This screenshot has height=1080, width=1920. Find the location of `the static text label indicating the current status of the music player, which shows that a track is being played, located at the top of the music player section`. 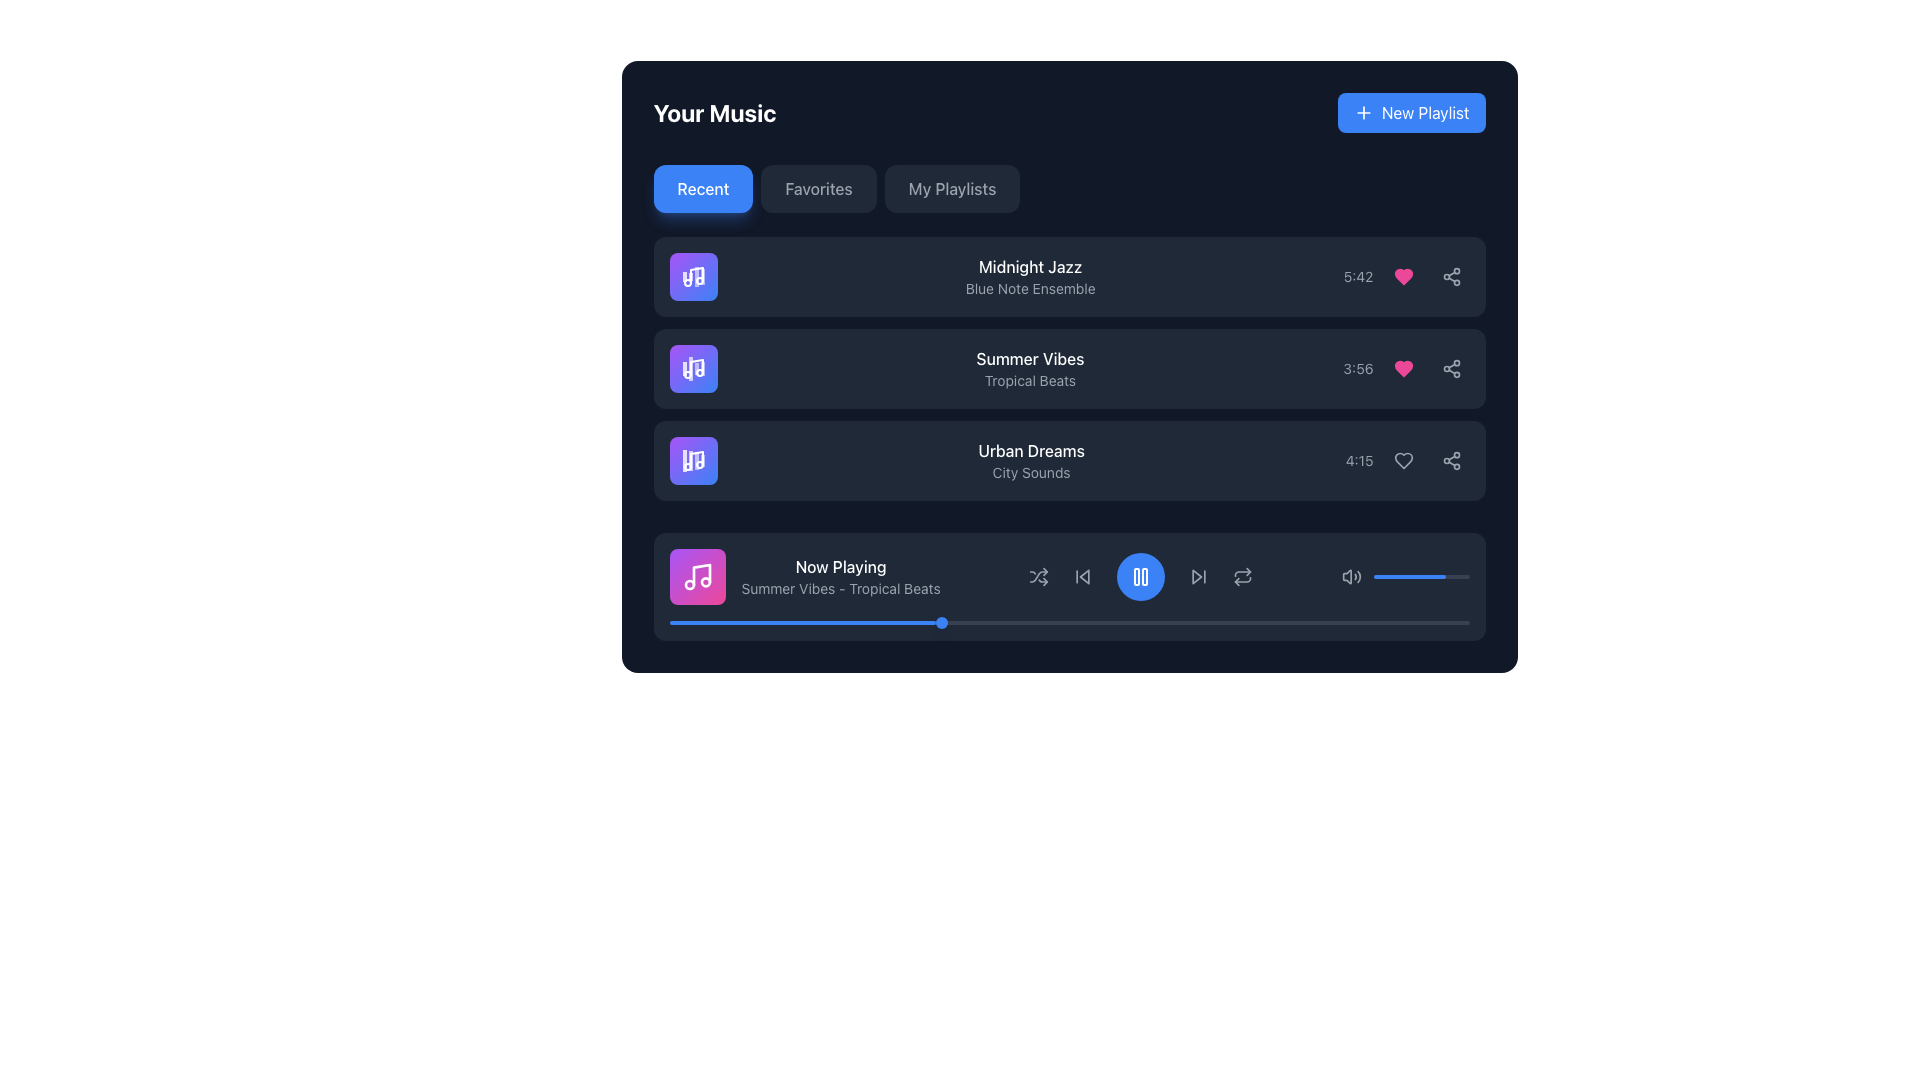

the static text label indicating the current status of the music player, which shows that a track is being played, located at the top of the music player section is located at coordinates (841, 567).